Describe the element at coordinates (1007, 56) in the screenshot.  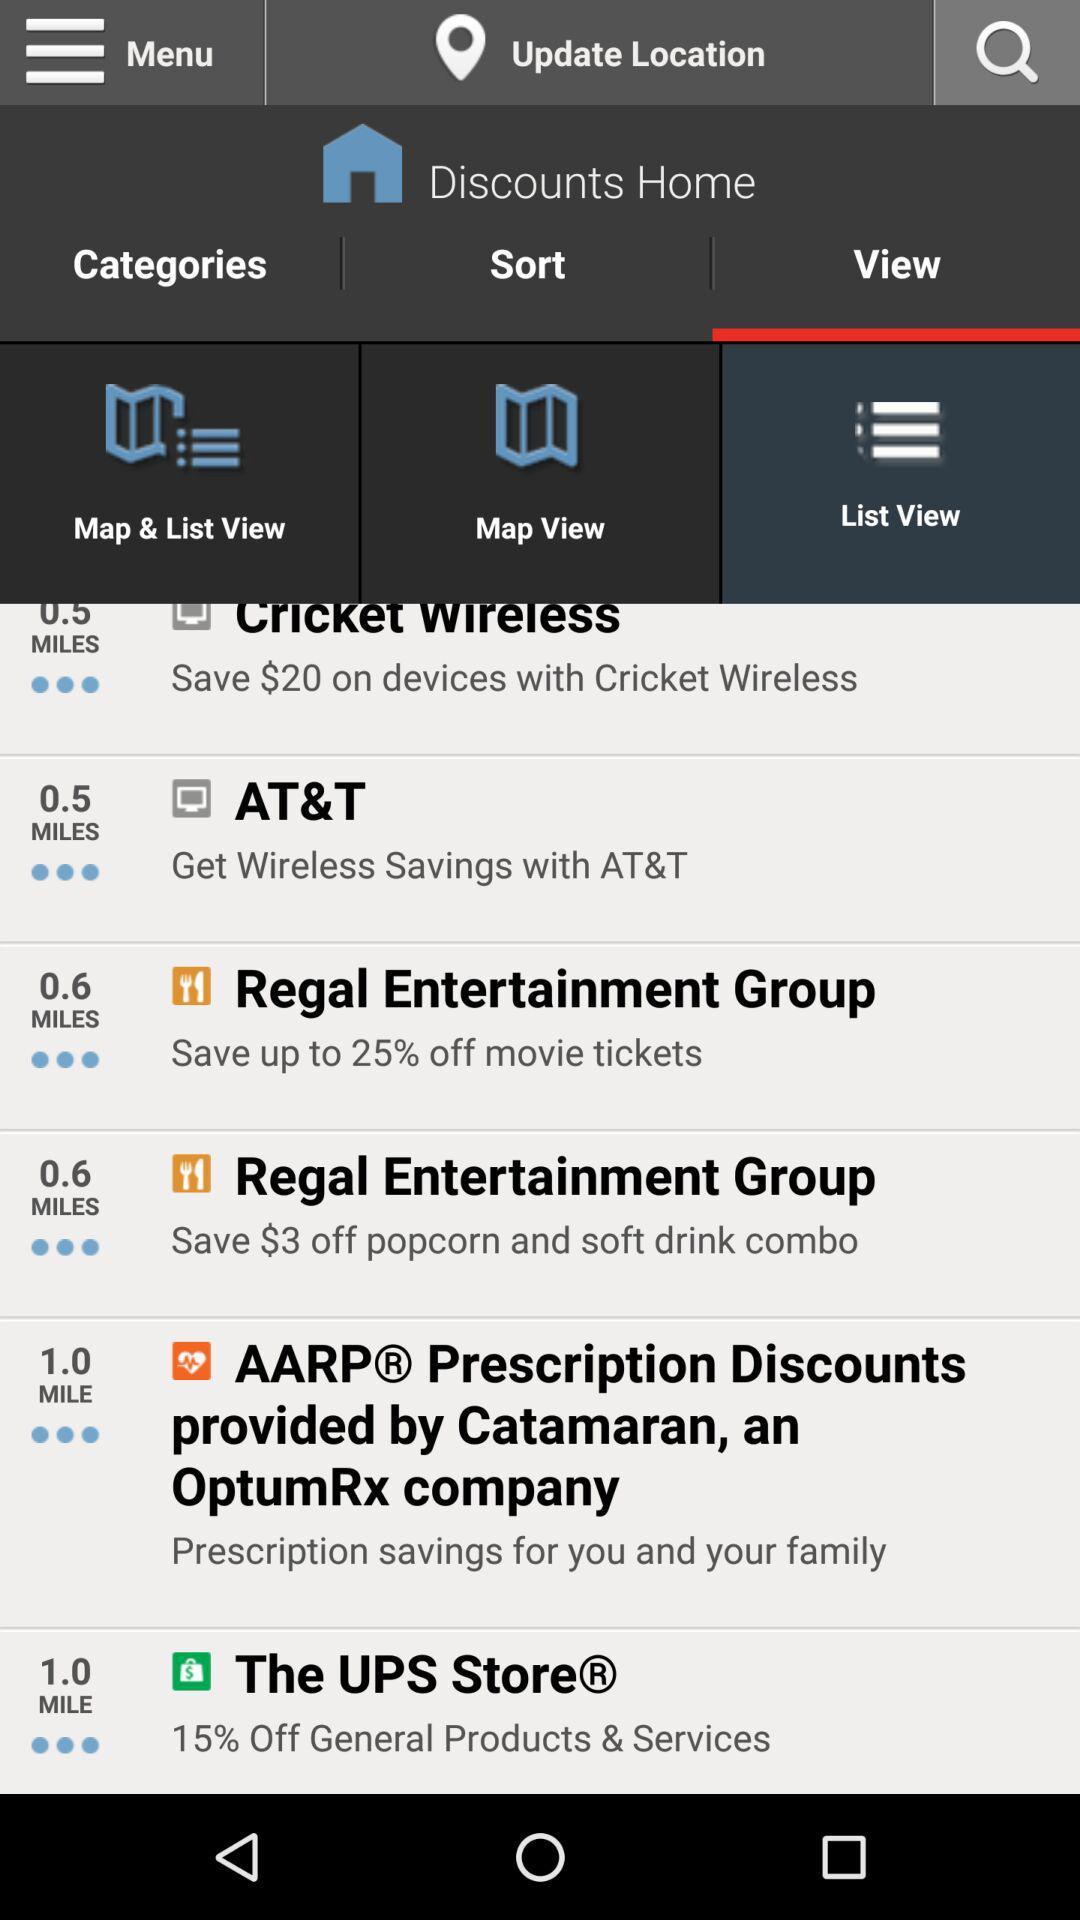
I see `the search icon` at that location.